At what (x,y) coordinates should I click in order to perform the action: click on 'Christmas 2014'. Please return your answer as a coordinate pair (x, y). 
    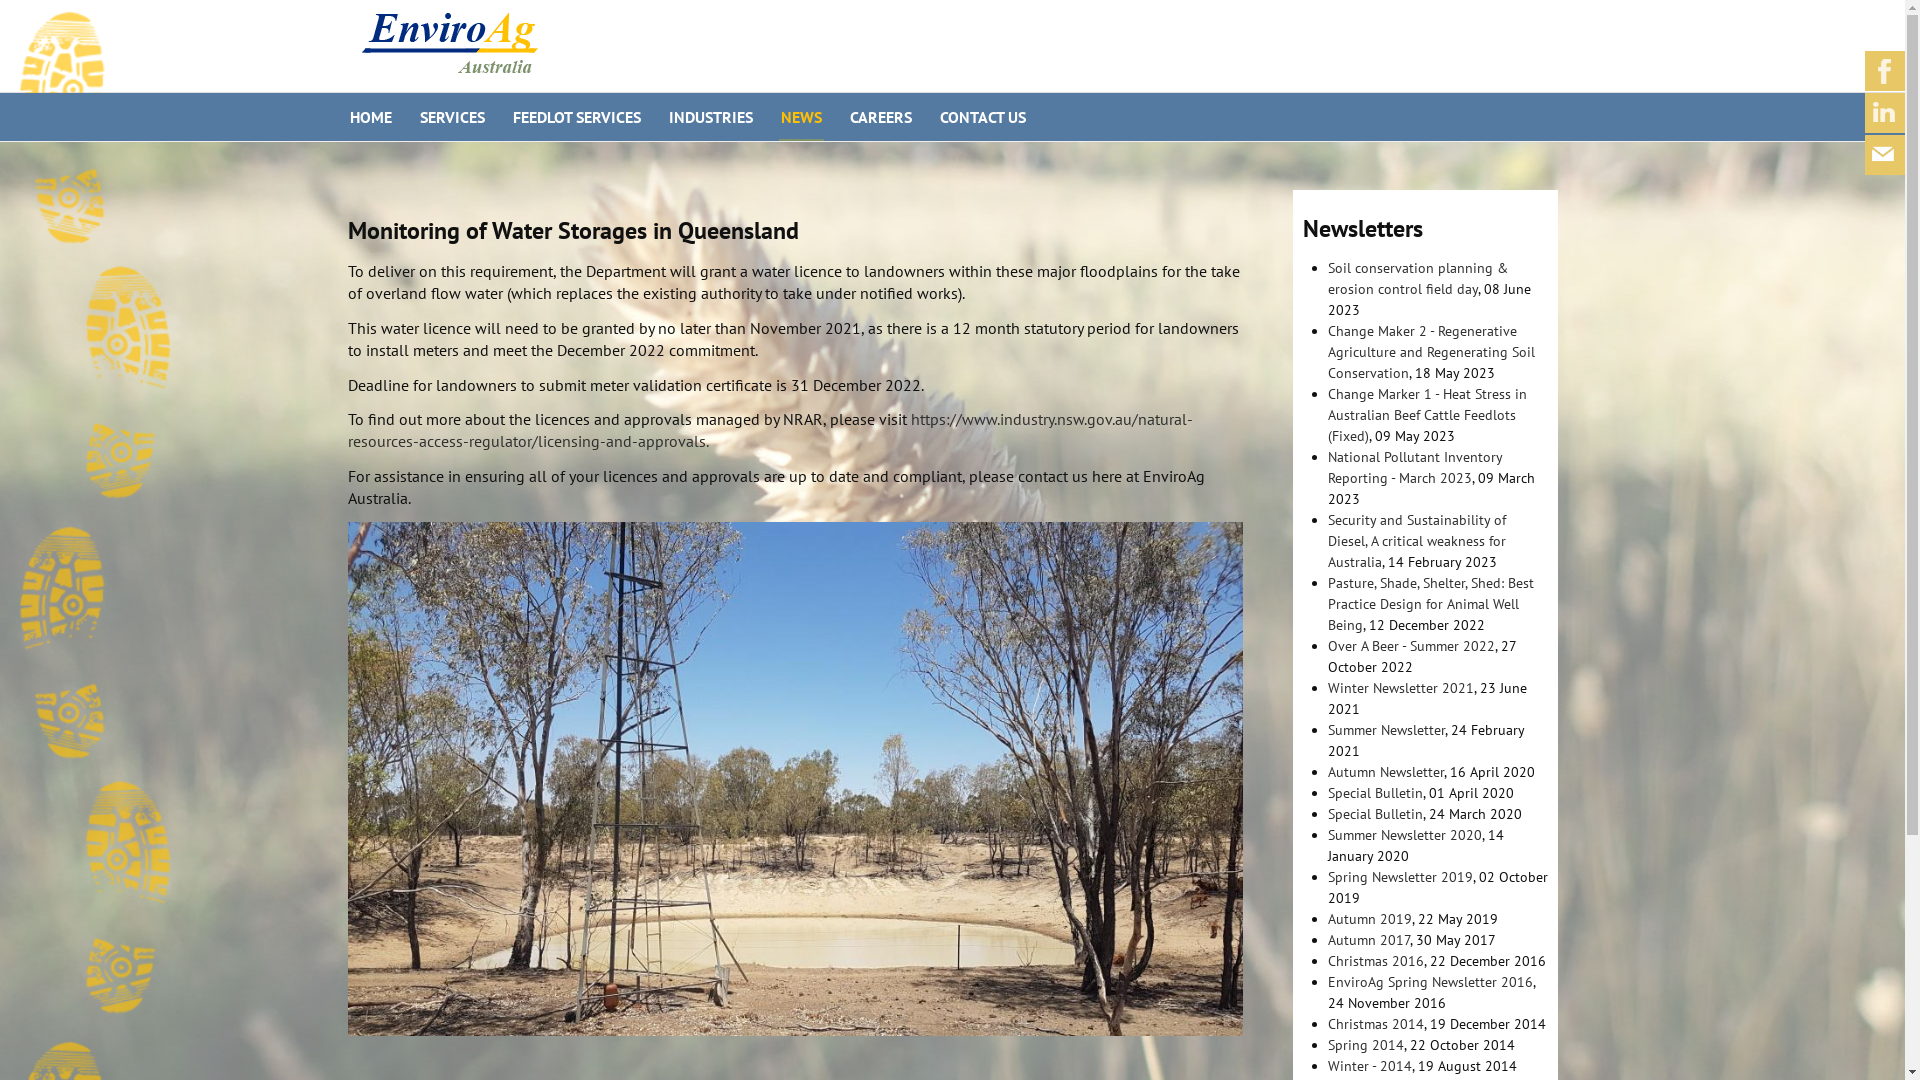
    Looking at the image, I should click on (1375, 1023).